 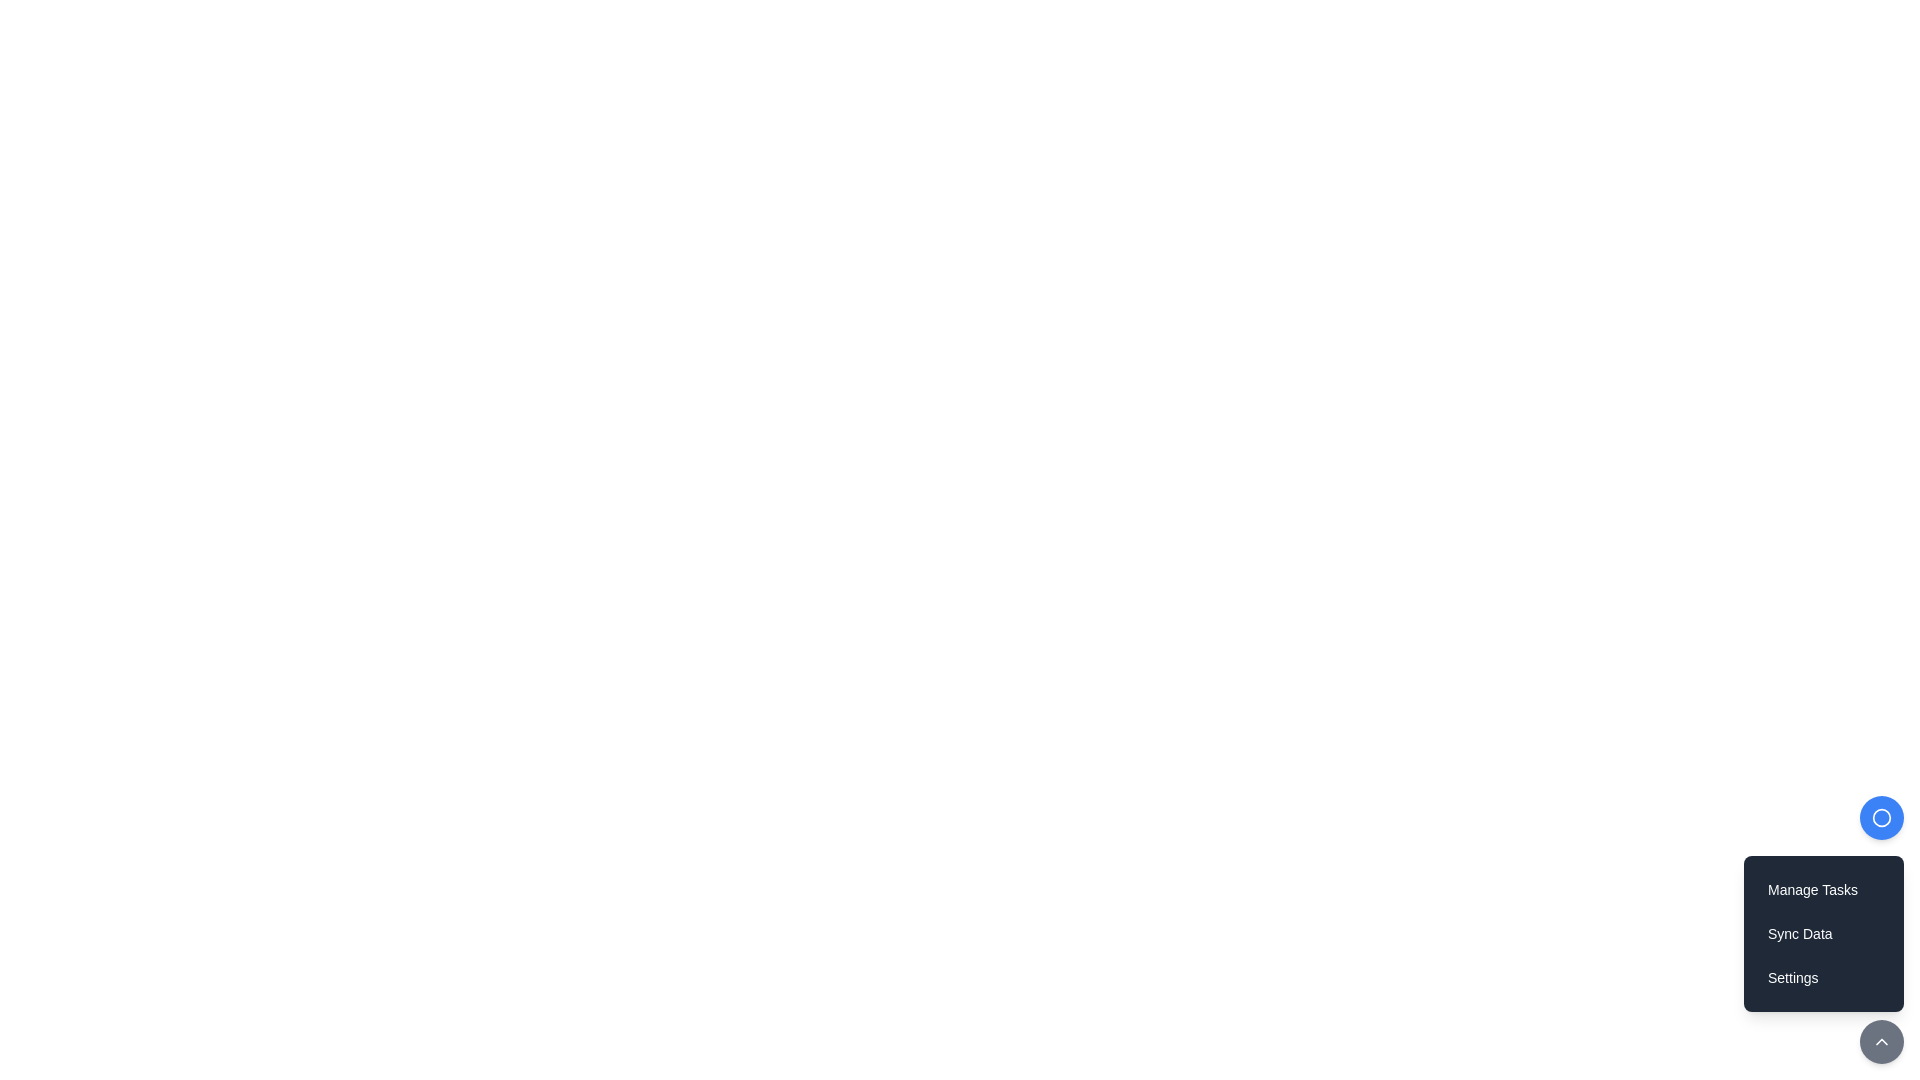 I want to click on the upward-pointing chevron-style arrow icon within its gray circular button located in the bottom-right corner of the interface, so click(x=1880, y=1040).